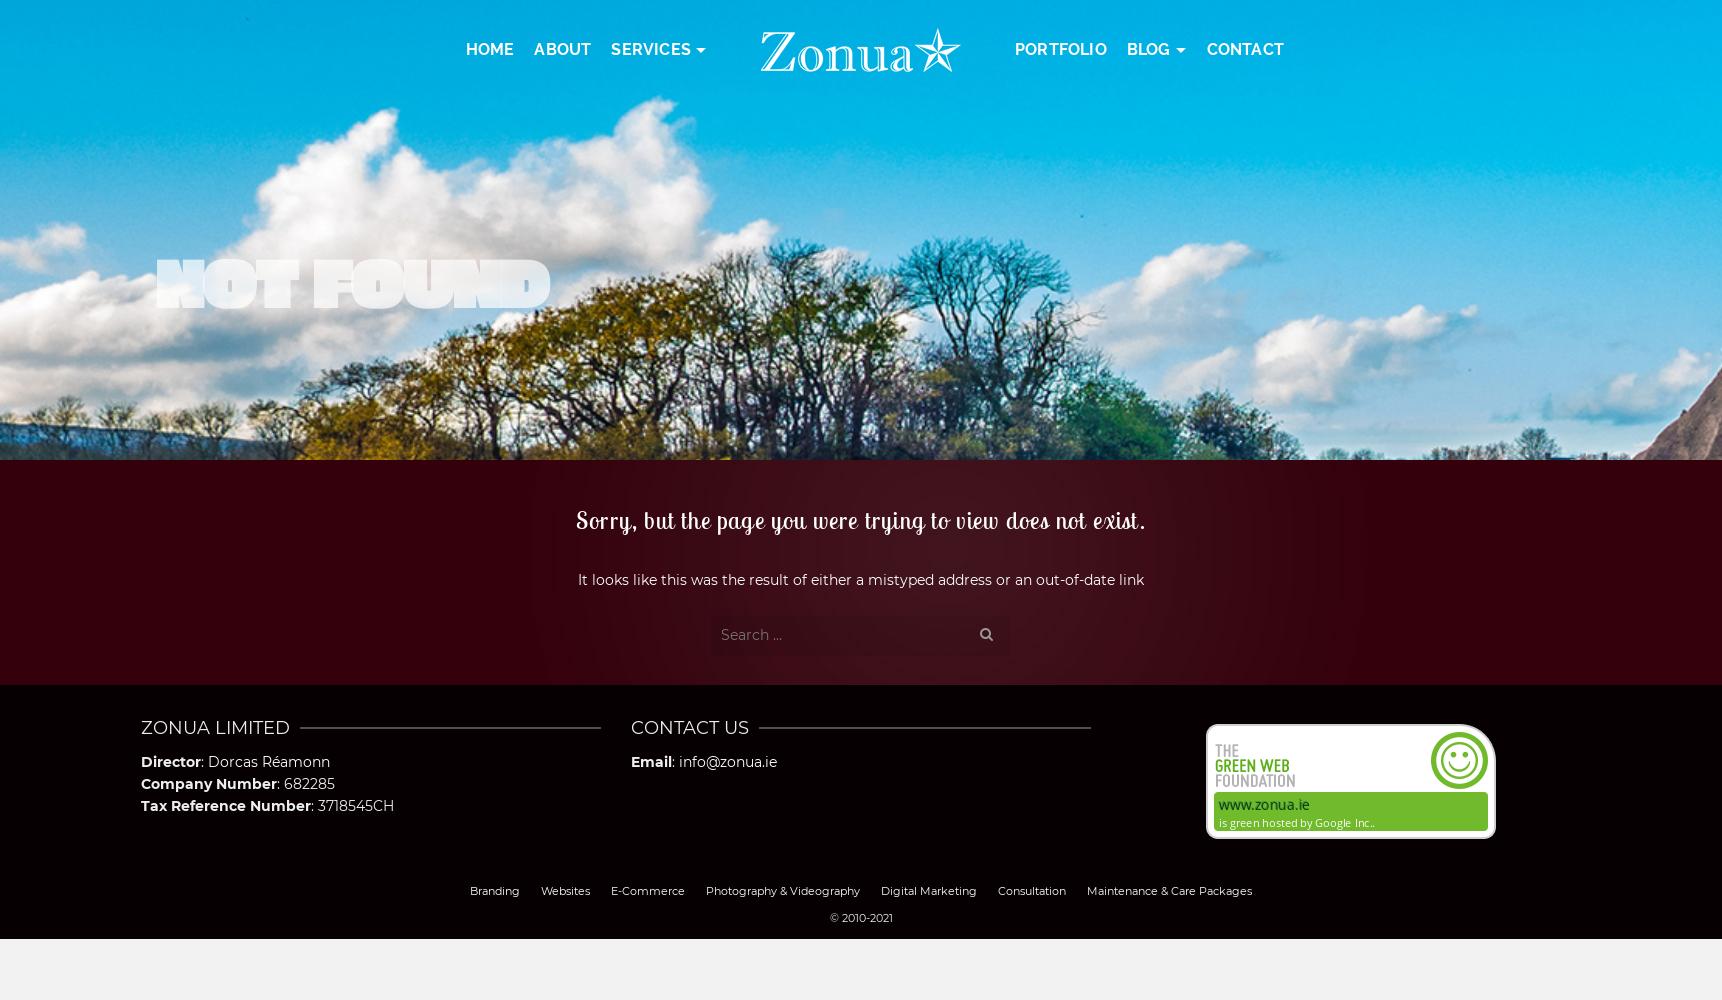 The width and height of the screenshot is (1722, 1000). What do you see at coordinates (305, 783) in the screenshot?
I see `': 682285'` at bounding box center [305, 783].